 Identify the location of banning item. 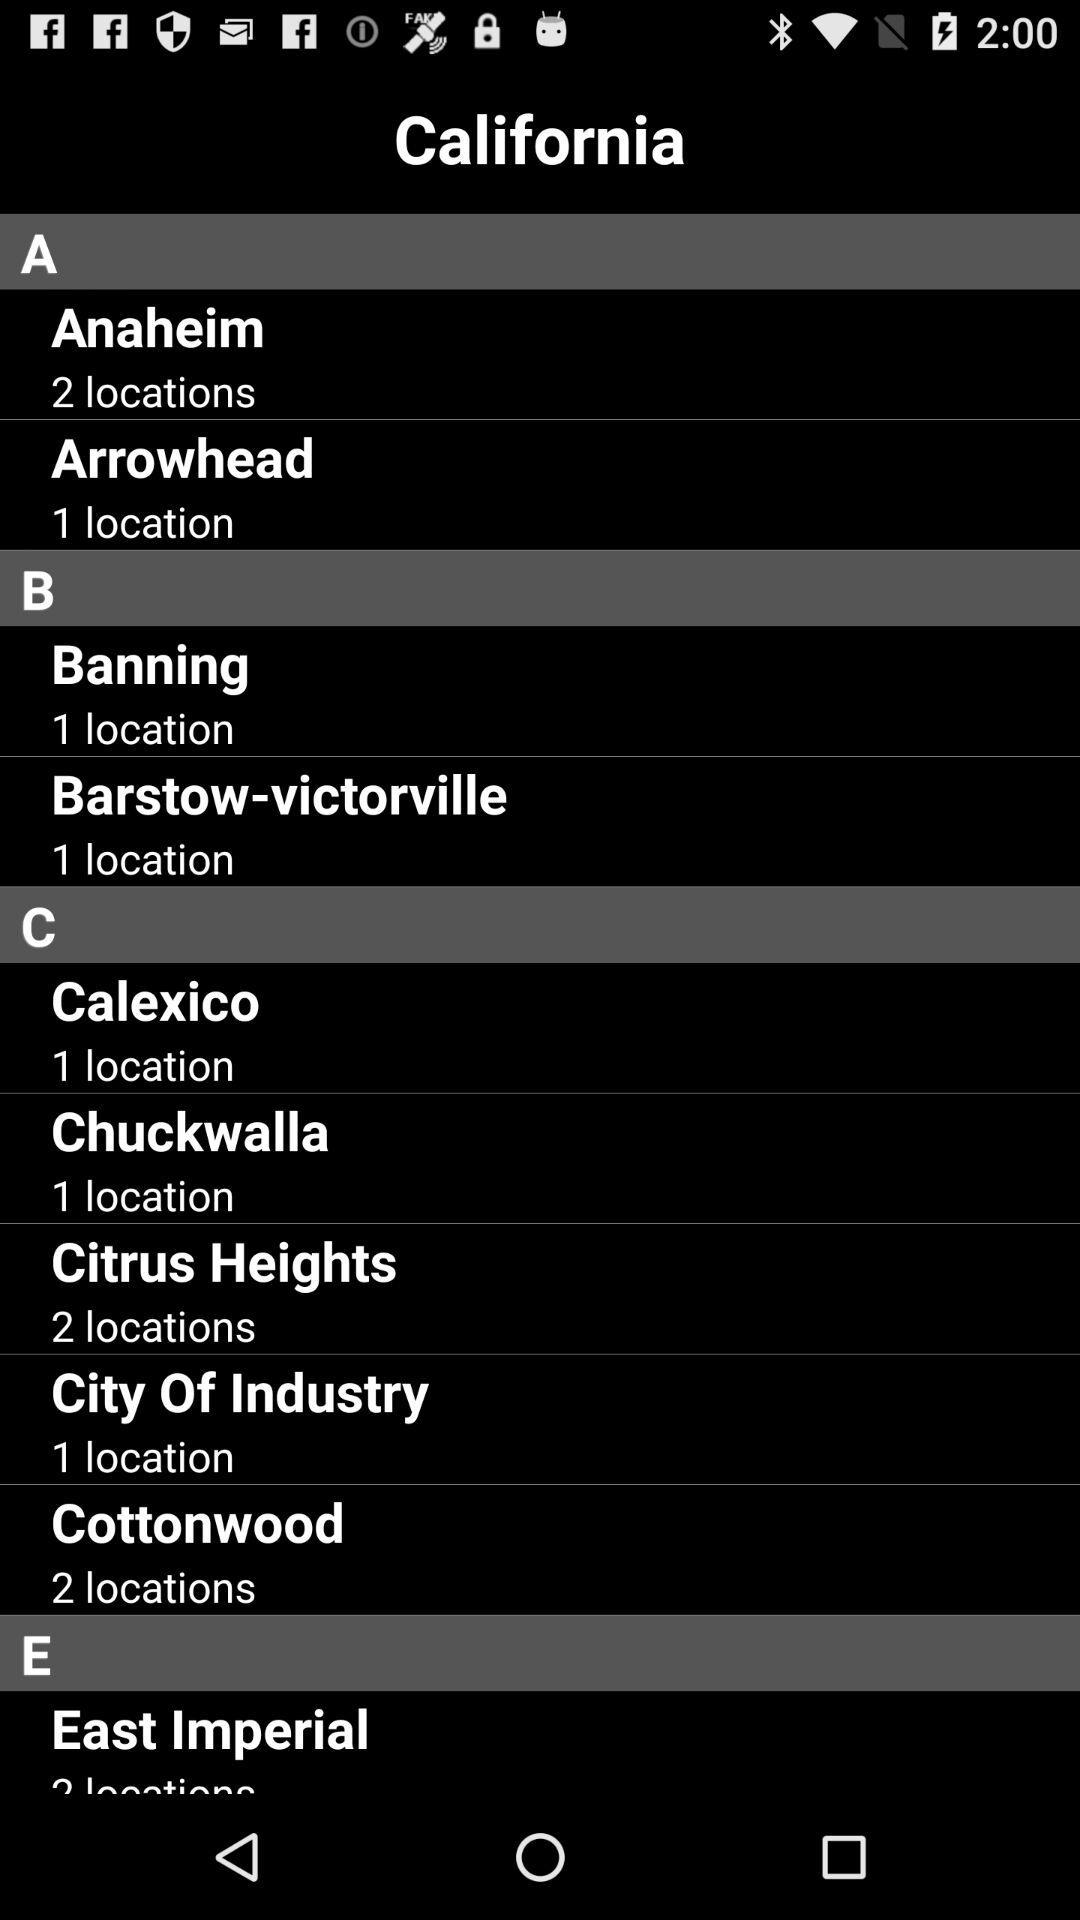
(149, 662).